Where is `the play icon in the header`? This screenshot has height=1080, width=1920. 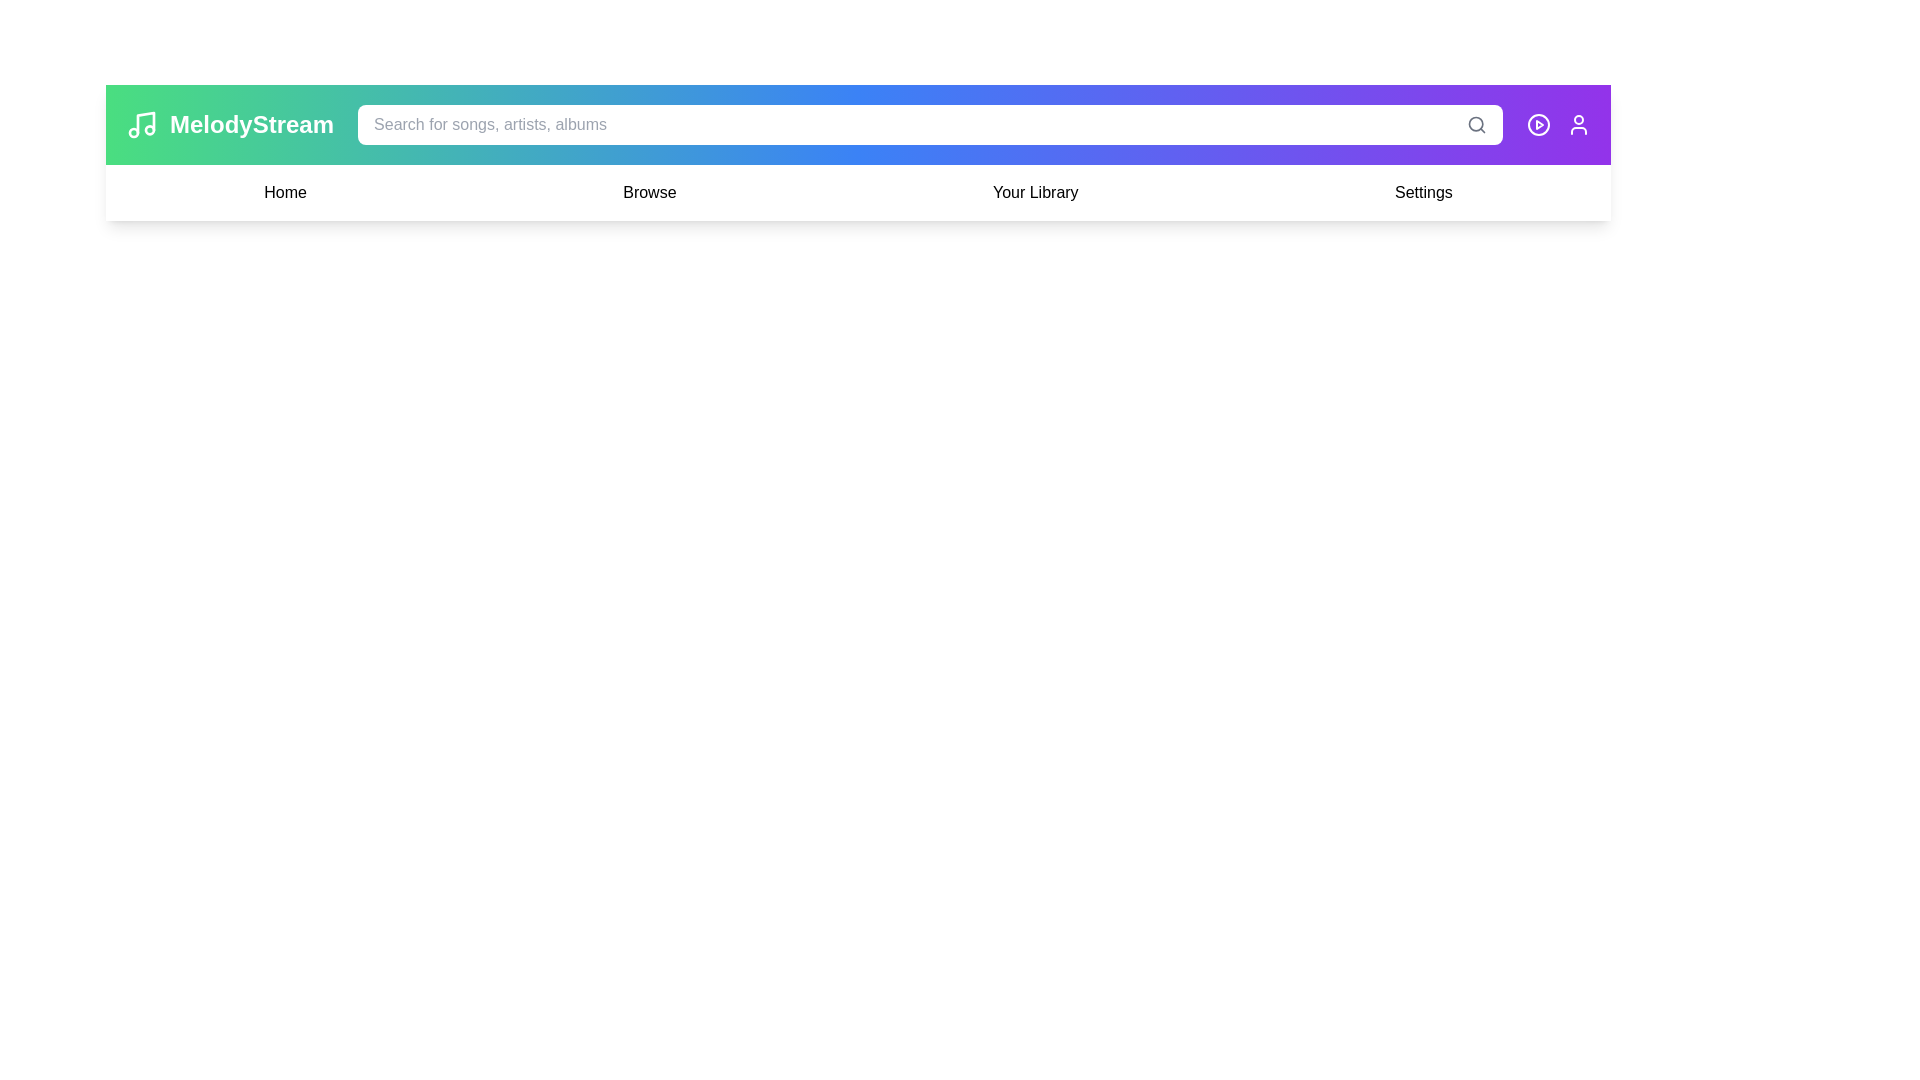
the play icon in the header is located at coordinates (1538, 124).